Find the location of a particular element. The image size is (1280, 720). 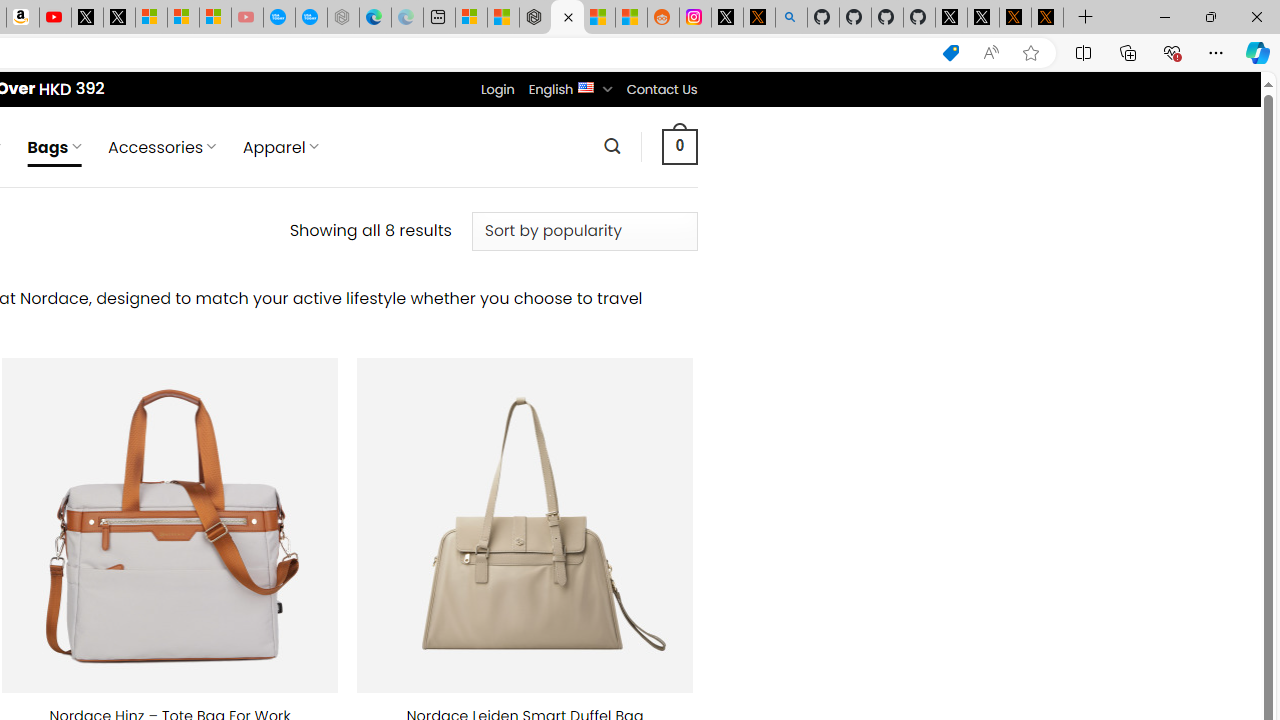

' 0 ' is located at coordinates (679, 145).